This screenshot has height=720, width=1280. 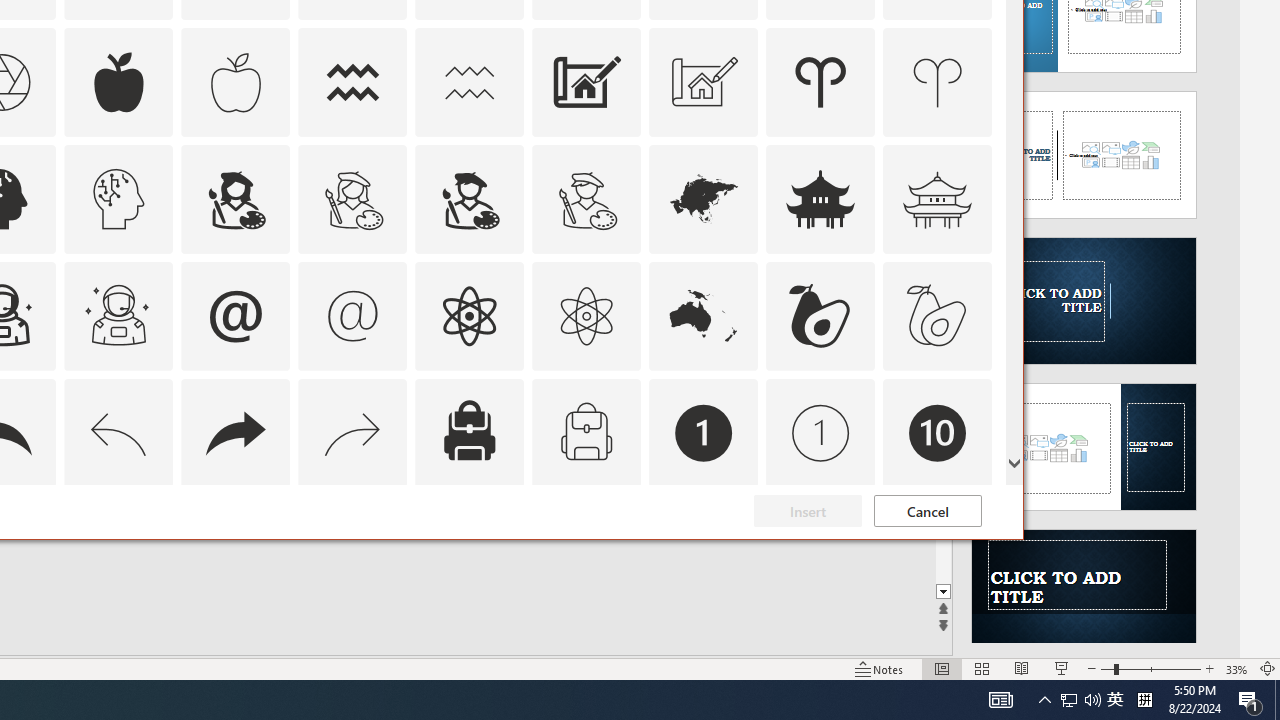 I want to click on 'AutomationID: Icons_At', so click(x=235, y=315).